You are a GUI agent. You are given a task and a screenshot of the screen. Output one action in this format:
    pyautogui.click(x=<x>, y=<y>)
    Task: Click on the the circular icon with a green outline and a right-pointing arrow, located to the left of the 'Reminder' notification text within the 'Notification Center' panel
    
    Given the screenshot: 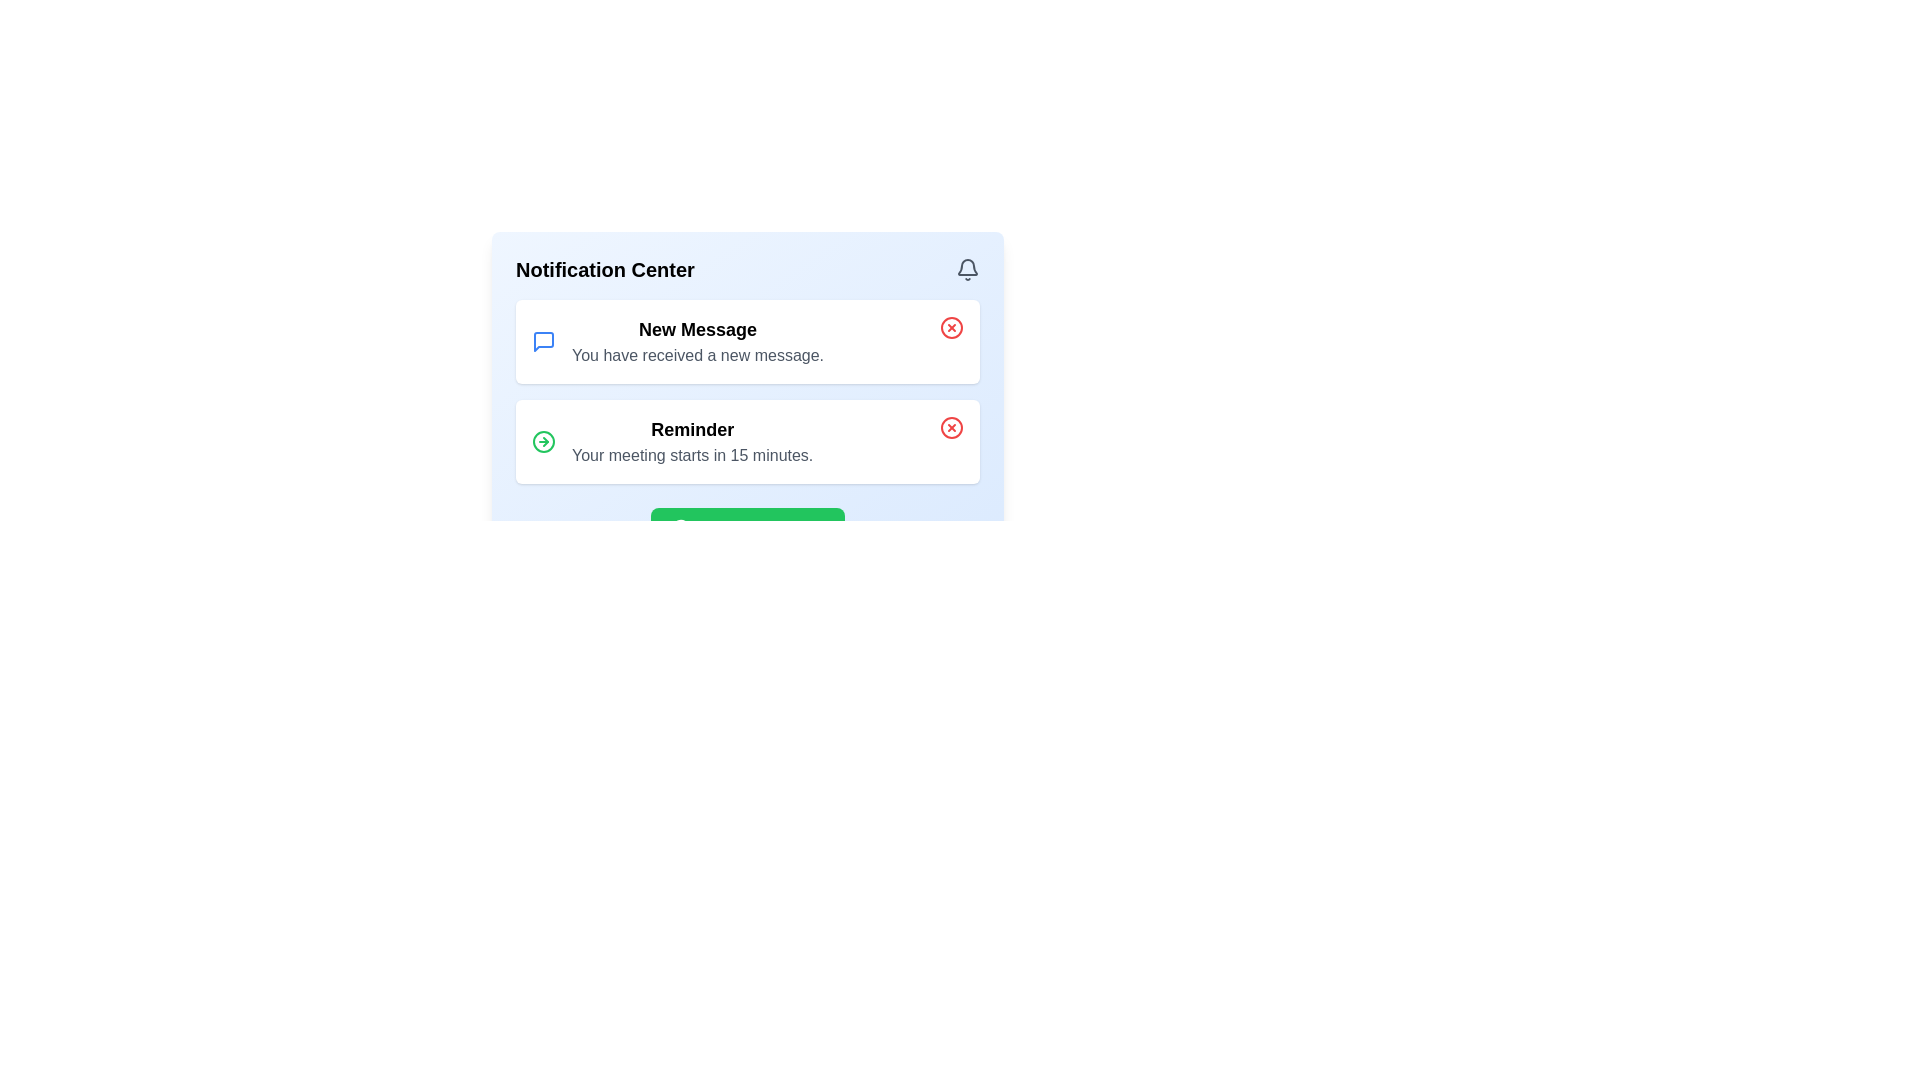 What is the action you would take?
    pyautogui.click(x=543, y=441)
    